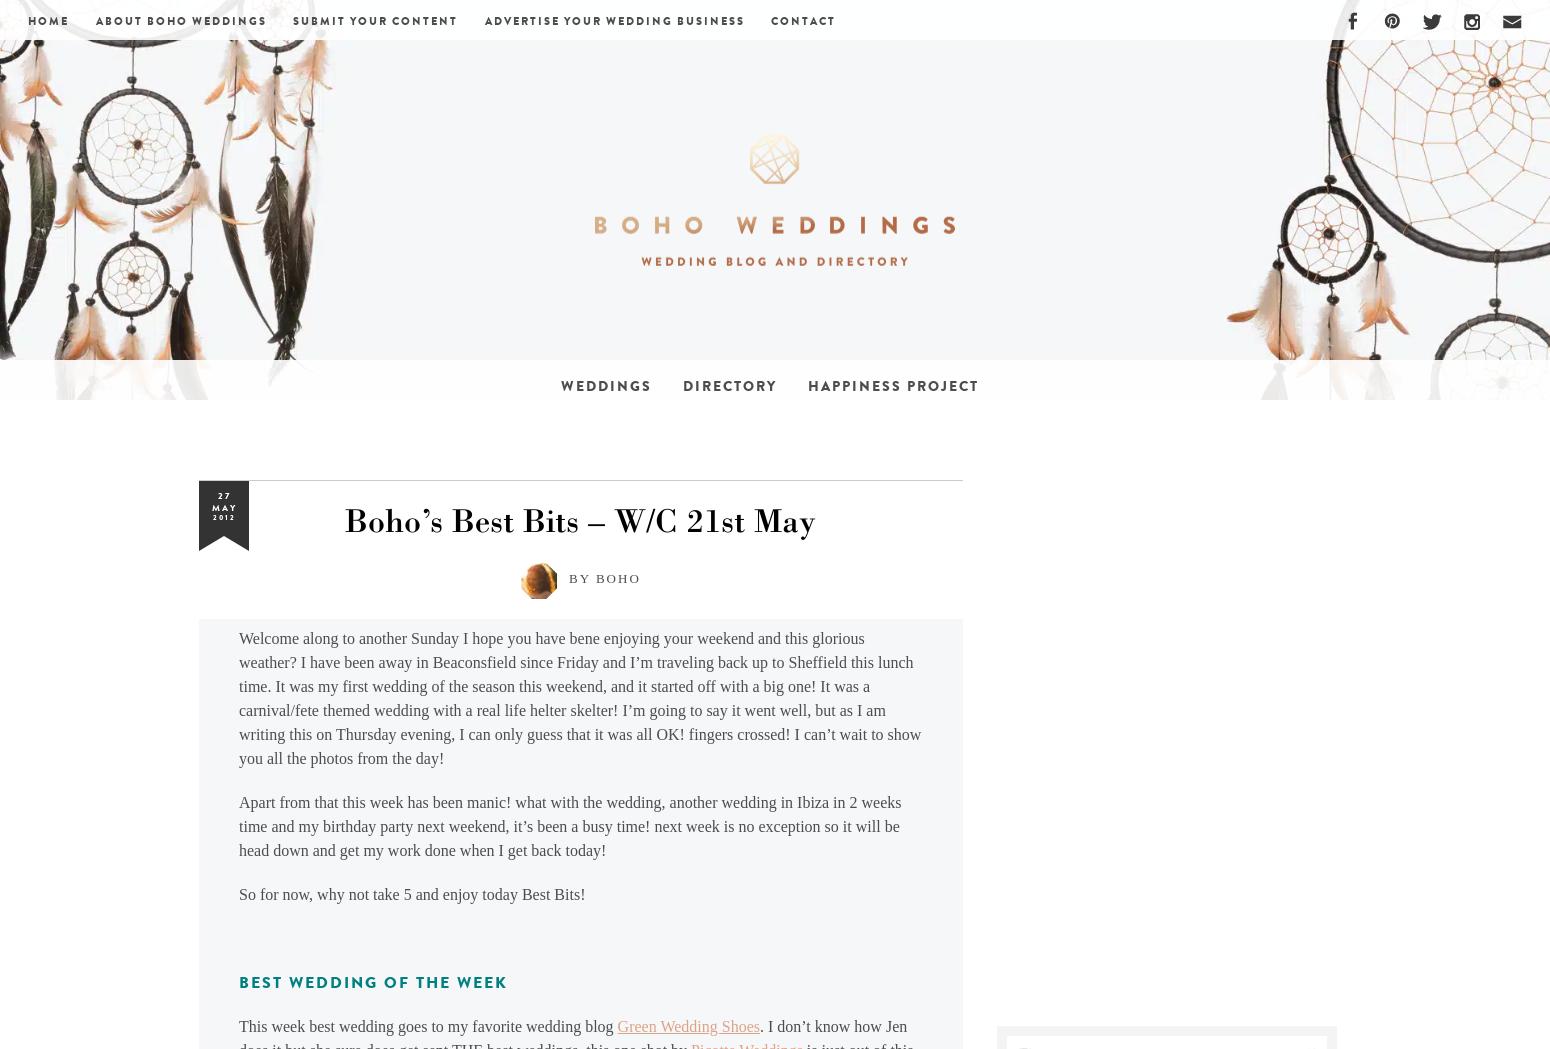 The width and height of the screenshot is (1550, 1049). Describe the element at coordinates (617, 1026) in the screenshot. I see `'Green Wedding Shoes'` at that location.